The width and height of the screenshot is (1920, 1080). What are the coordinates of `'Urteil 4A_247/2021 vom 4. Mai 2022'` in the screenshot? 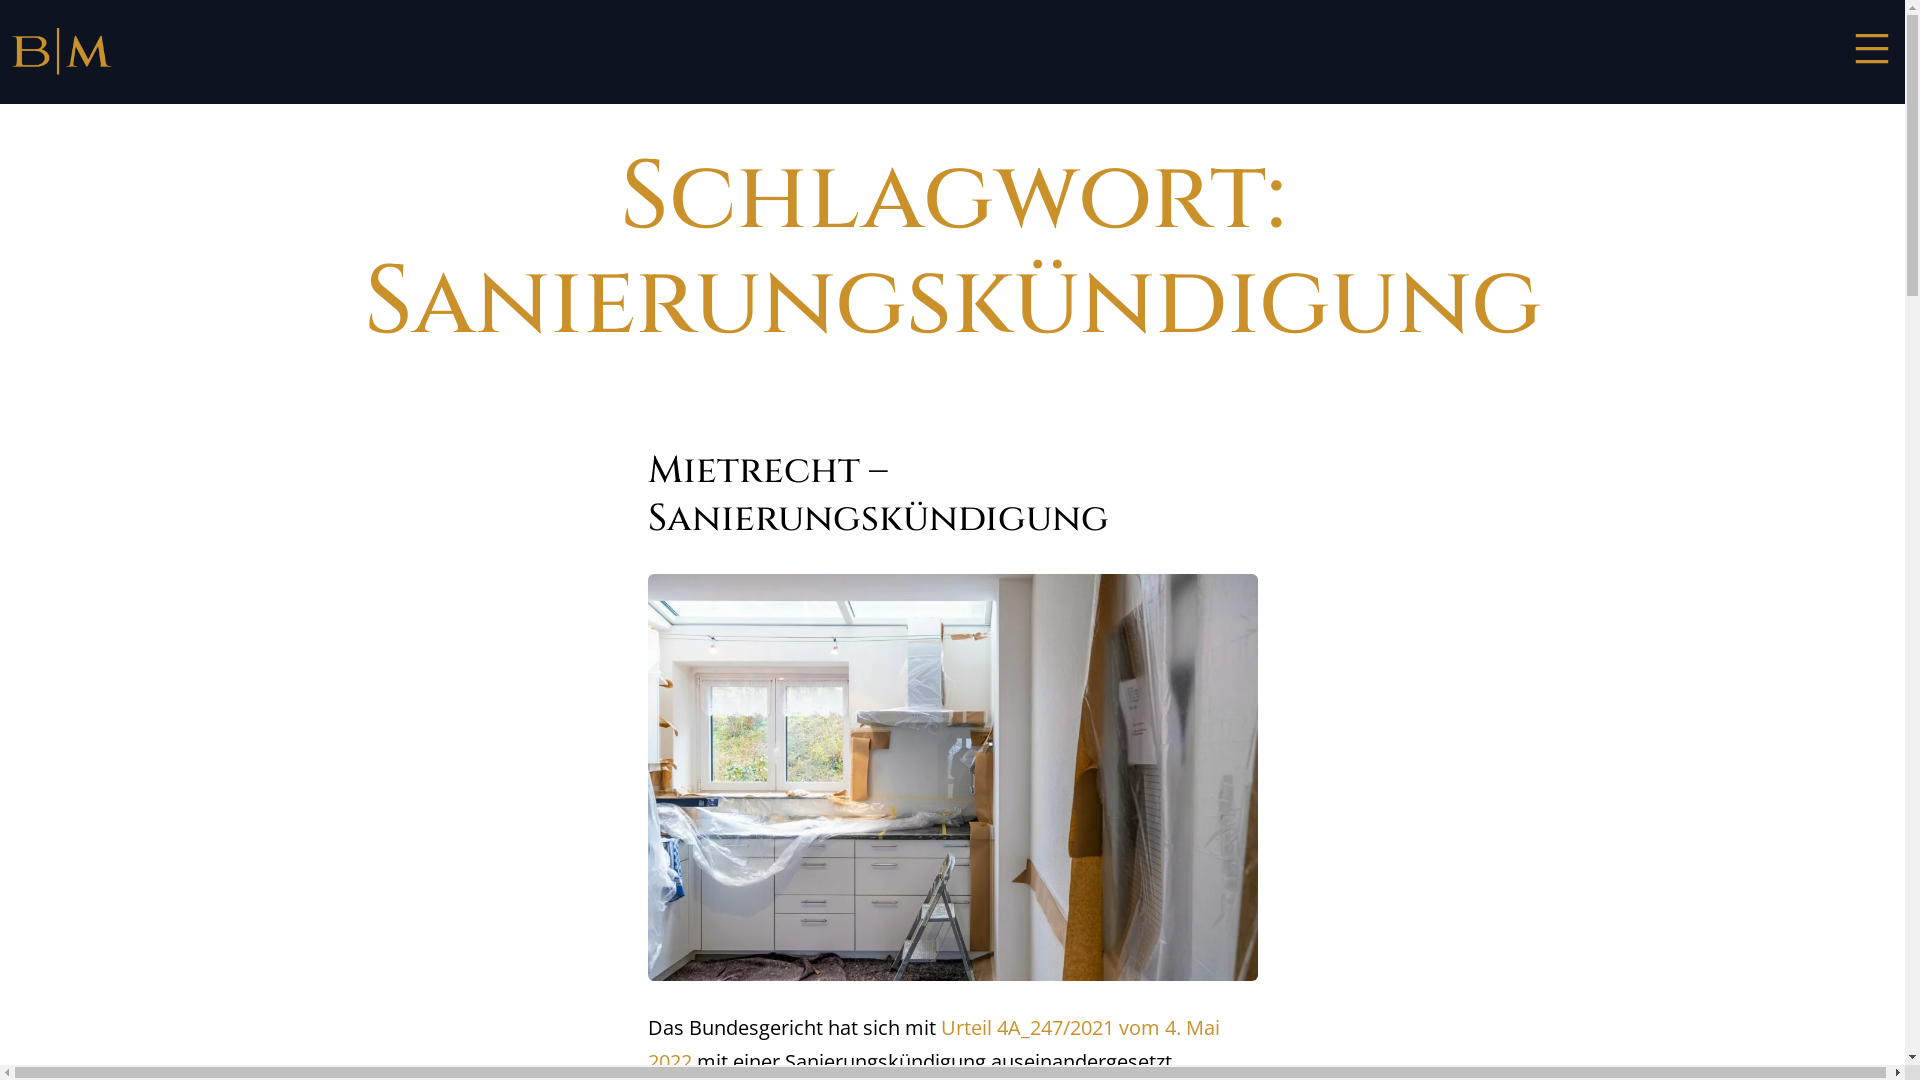 It's located at (933, 1043).